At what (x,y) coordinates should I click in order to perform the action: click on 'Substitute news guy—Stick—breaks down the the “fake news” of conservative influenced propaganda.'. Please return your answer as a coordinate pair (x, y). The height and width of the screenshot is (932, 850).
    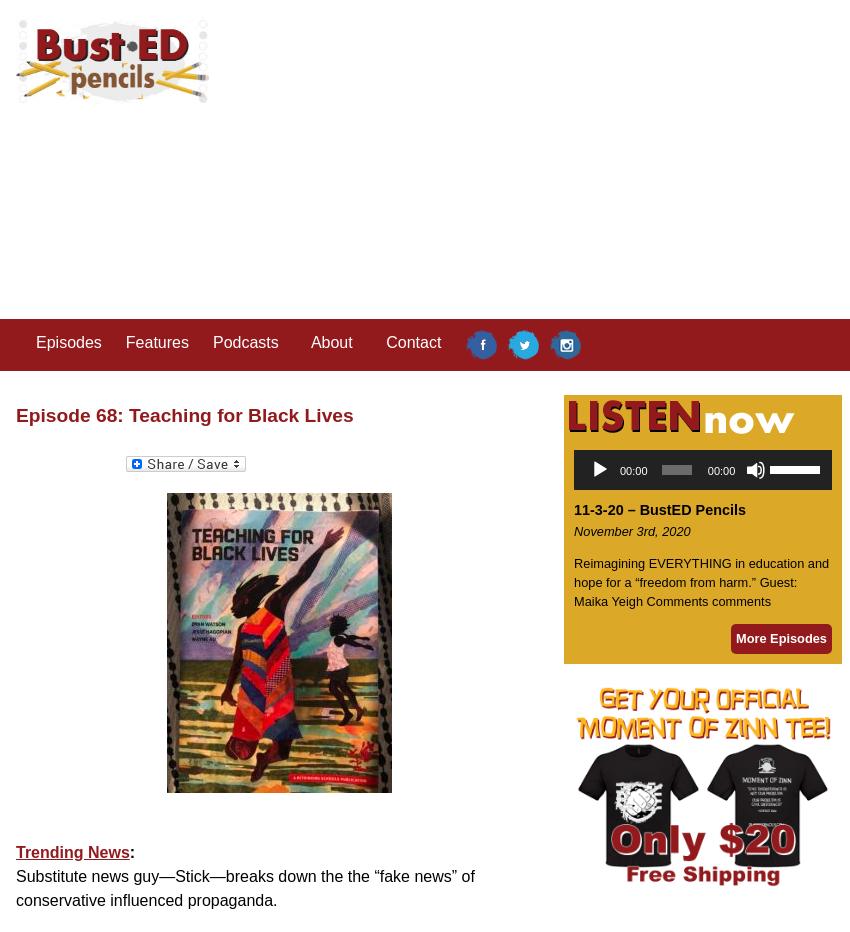
    Looking at the image, I should click on (14, 887).